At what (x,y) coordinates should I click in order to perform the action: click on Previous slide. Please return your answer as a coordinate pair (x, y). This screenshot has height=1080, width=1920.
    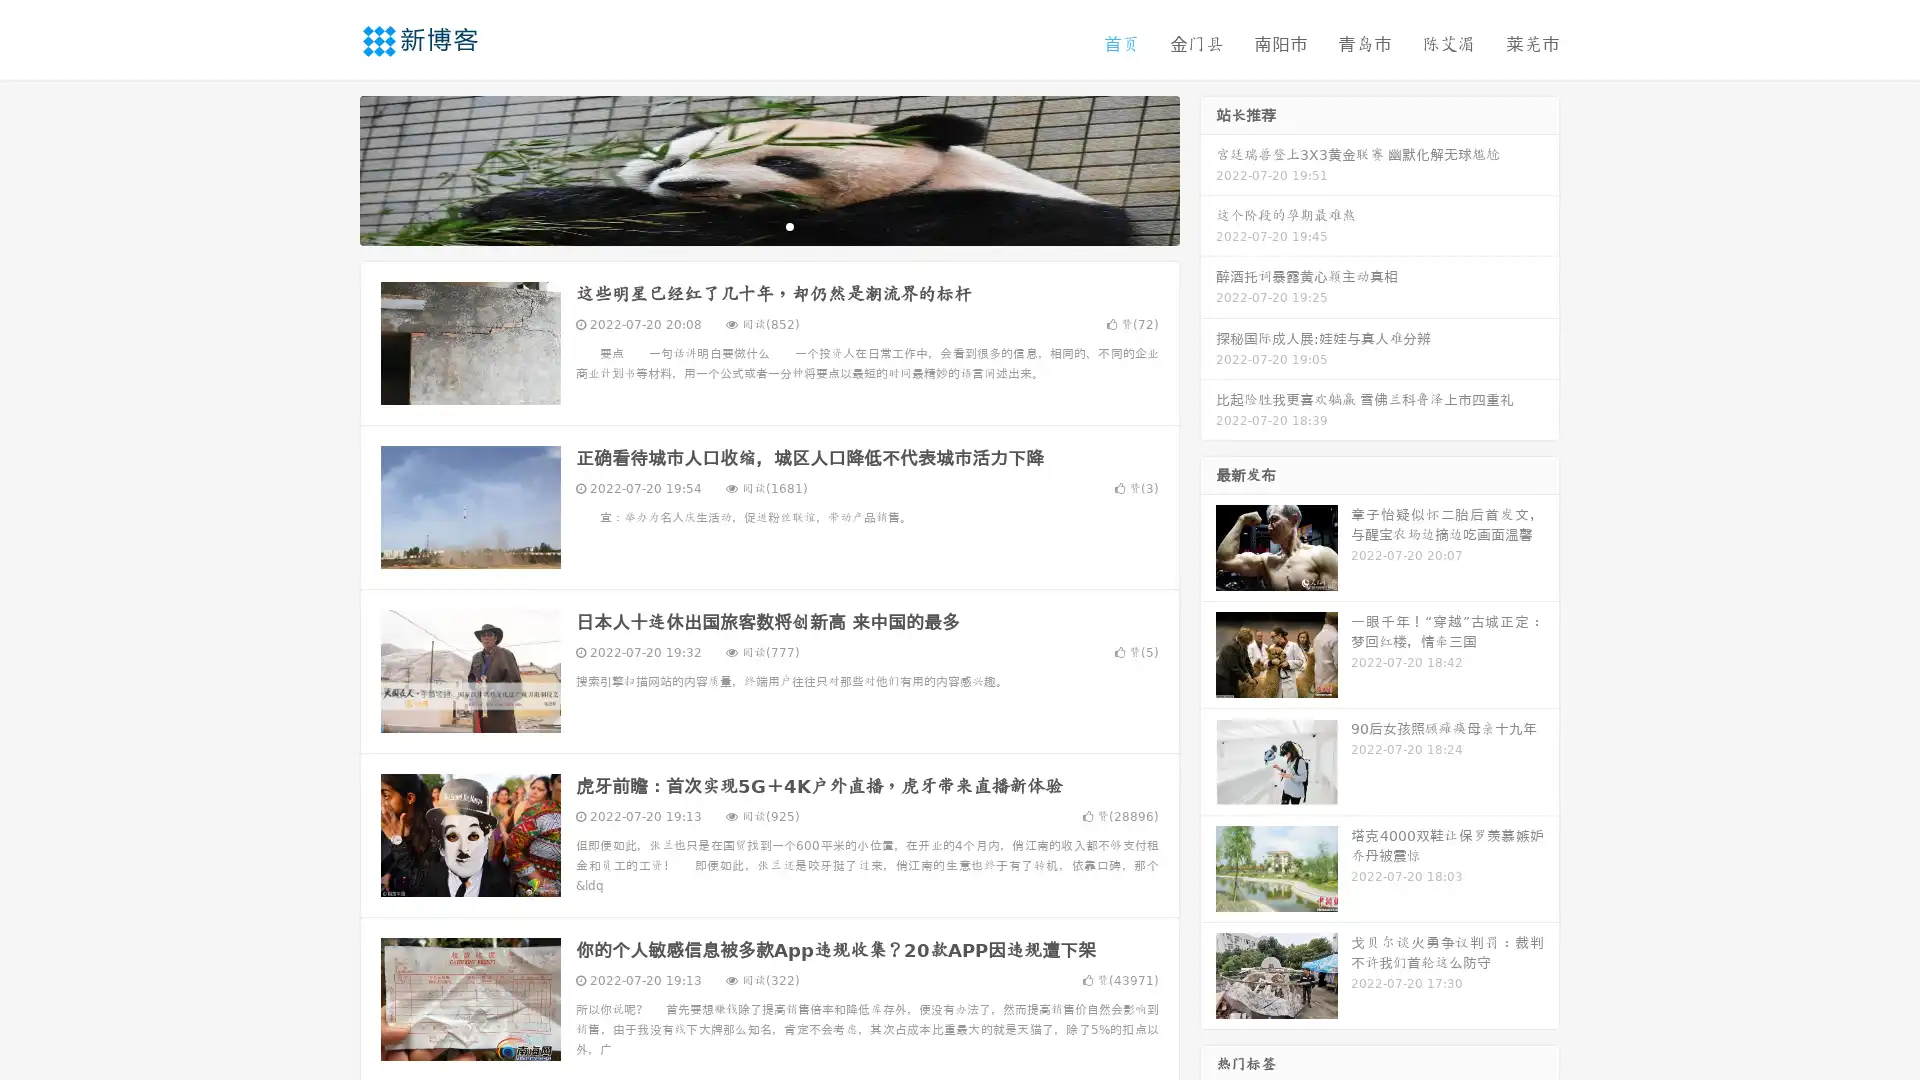
    Looking at the image, I should click on (330, 168).